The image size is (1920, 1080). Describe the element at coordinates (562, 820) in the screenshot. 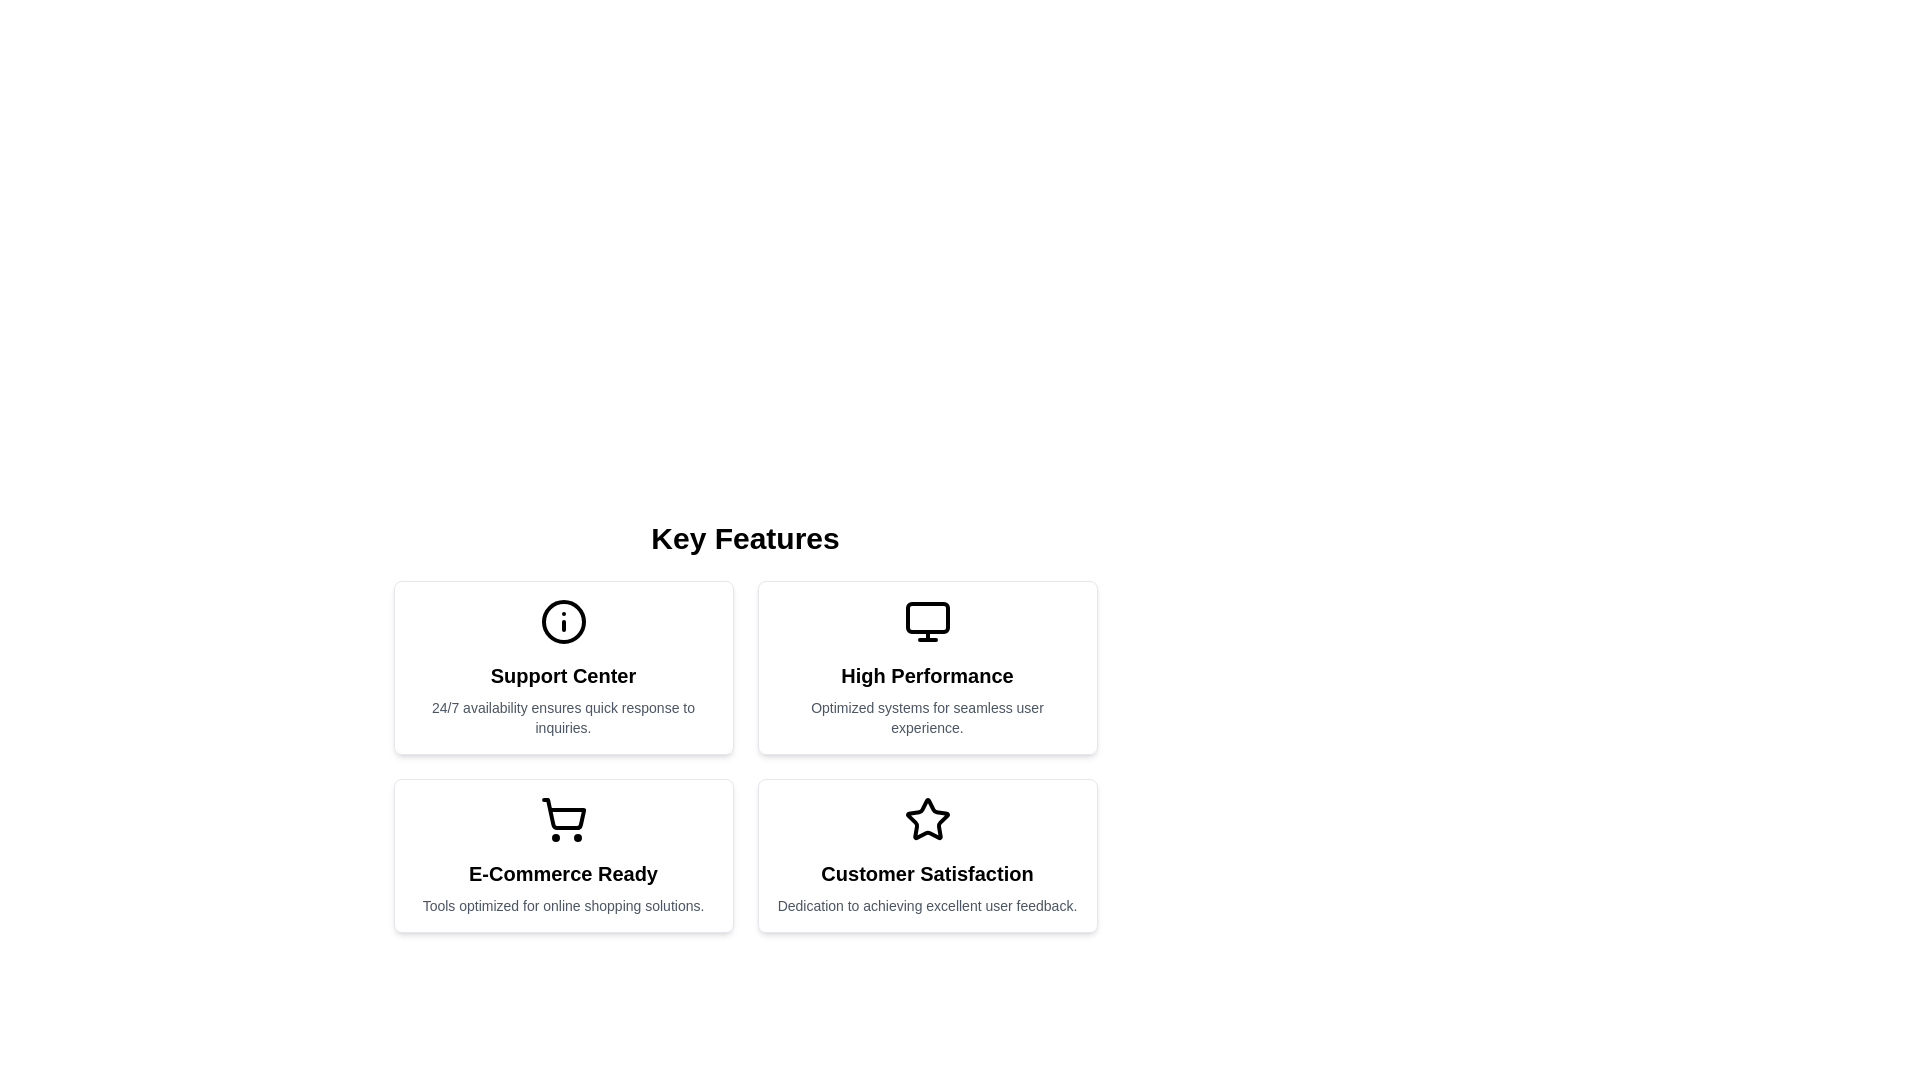

I see `the shopping cart icon, which is a minimalistic black outline design located in the second card from the left in the bottom row labeled 'E-Commerce Ready'` at that location.